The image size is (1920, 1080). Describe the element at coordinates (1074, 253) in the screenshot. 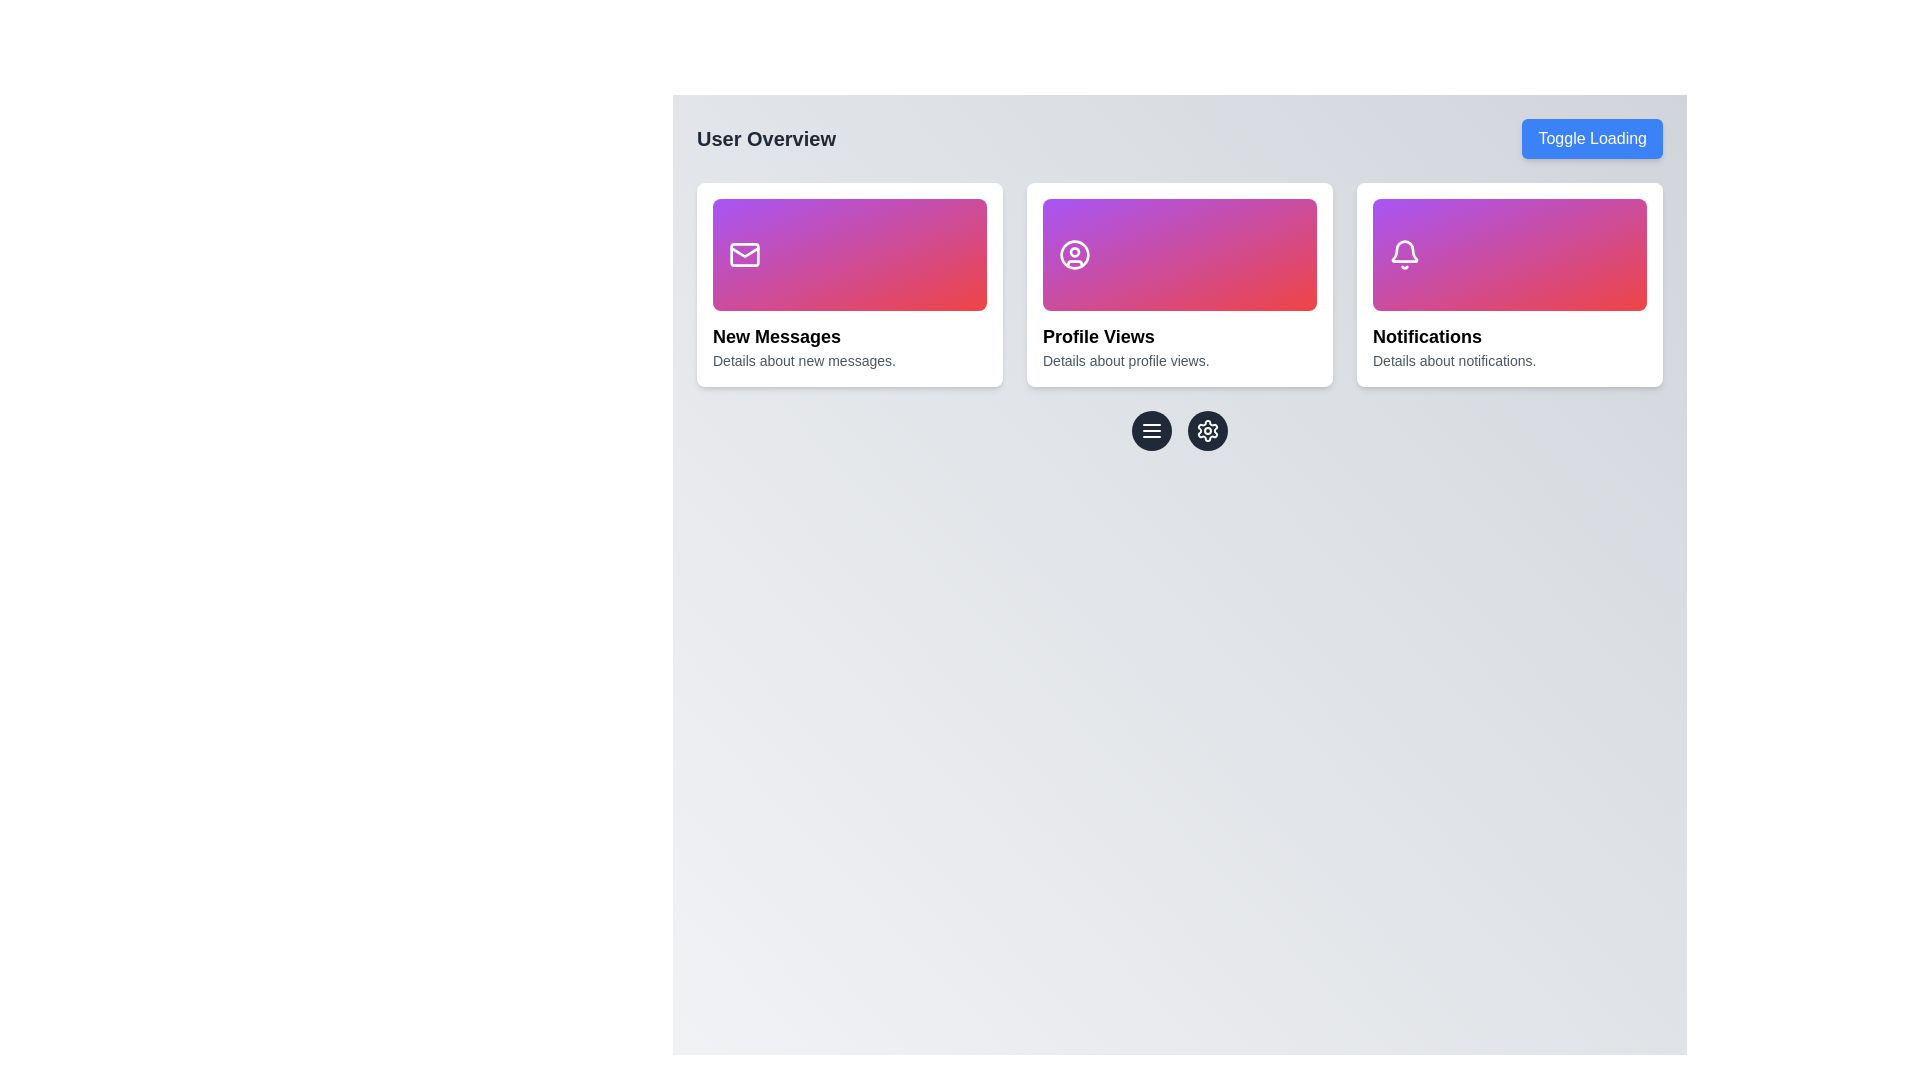

I see `the innermost circular shape of the user profile icon graphic located in the 'Profile Views' card, which is the second card from the left` at that location.